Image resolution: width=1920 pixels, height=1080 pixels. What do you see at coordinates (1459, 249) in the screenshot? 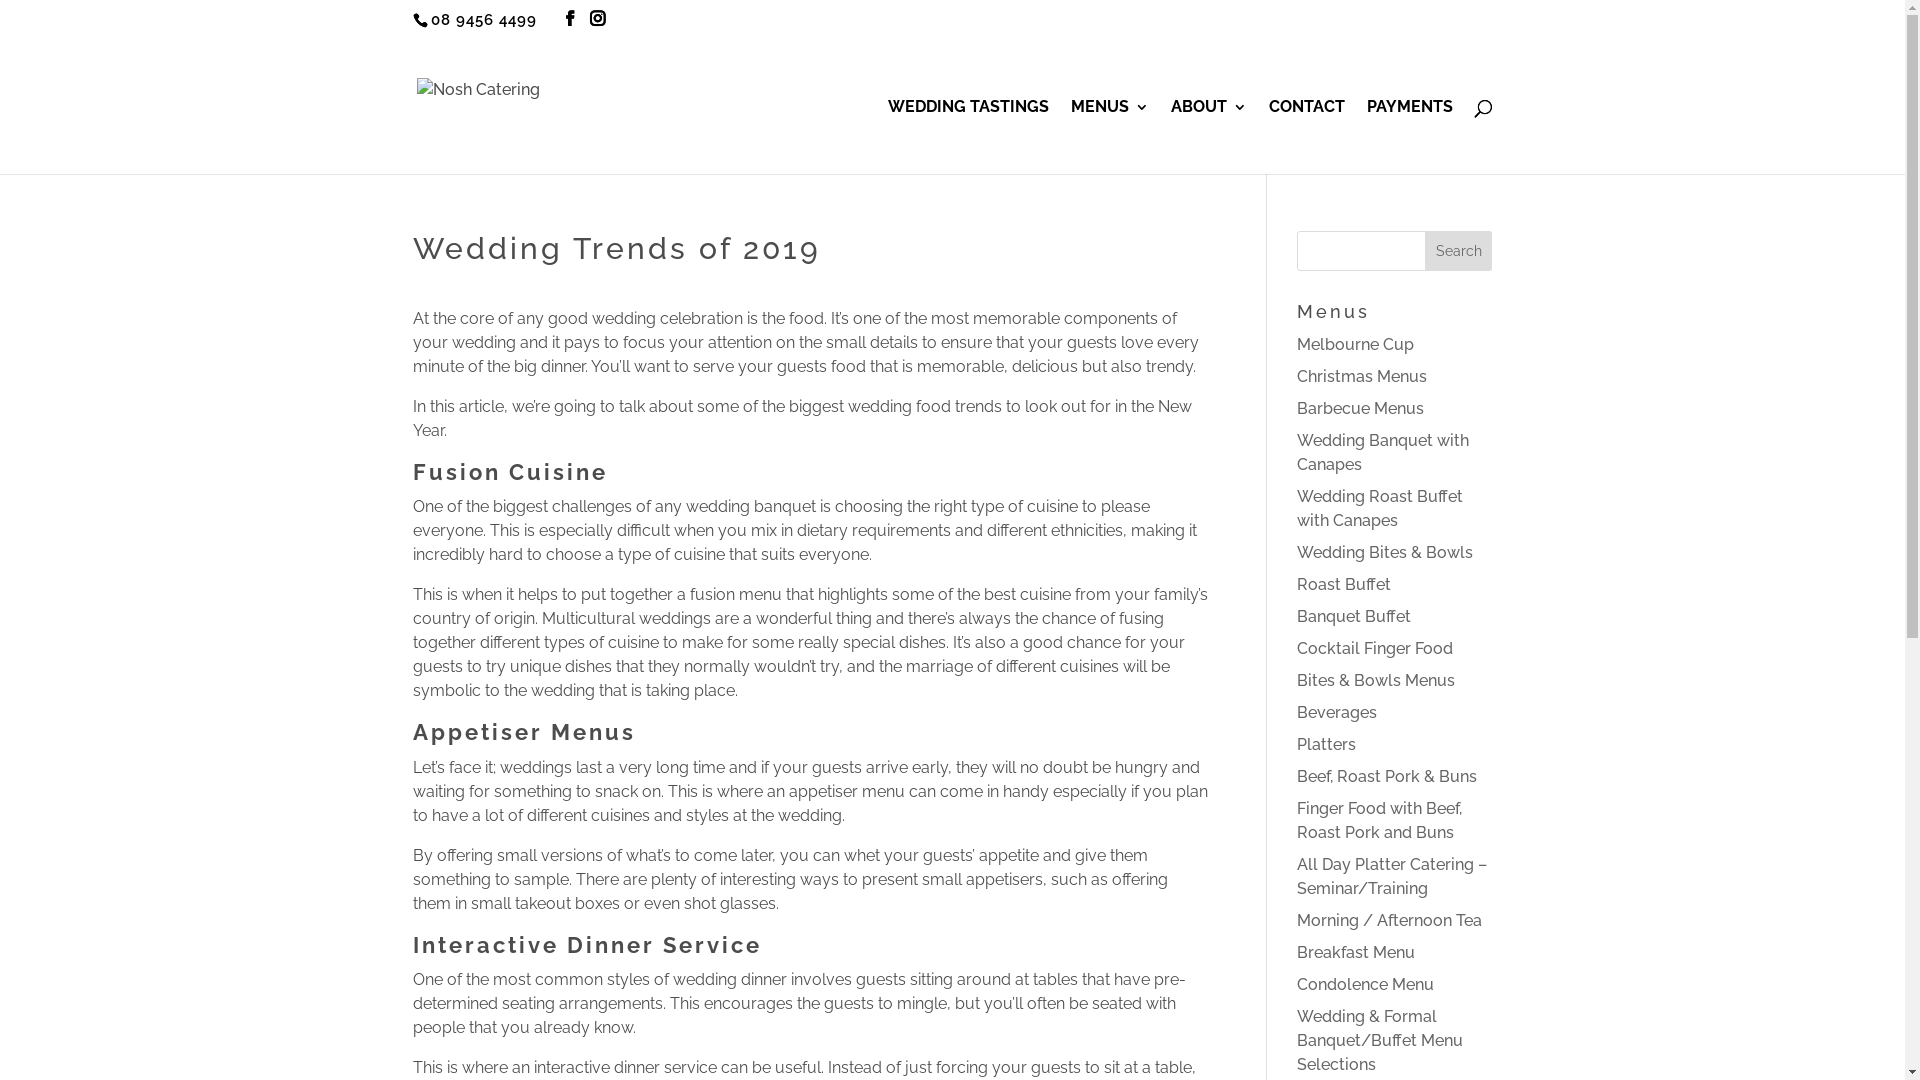
I see `'Search'` at bounding box center [1459, 249].